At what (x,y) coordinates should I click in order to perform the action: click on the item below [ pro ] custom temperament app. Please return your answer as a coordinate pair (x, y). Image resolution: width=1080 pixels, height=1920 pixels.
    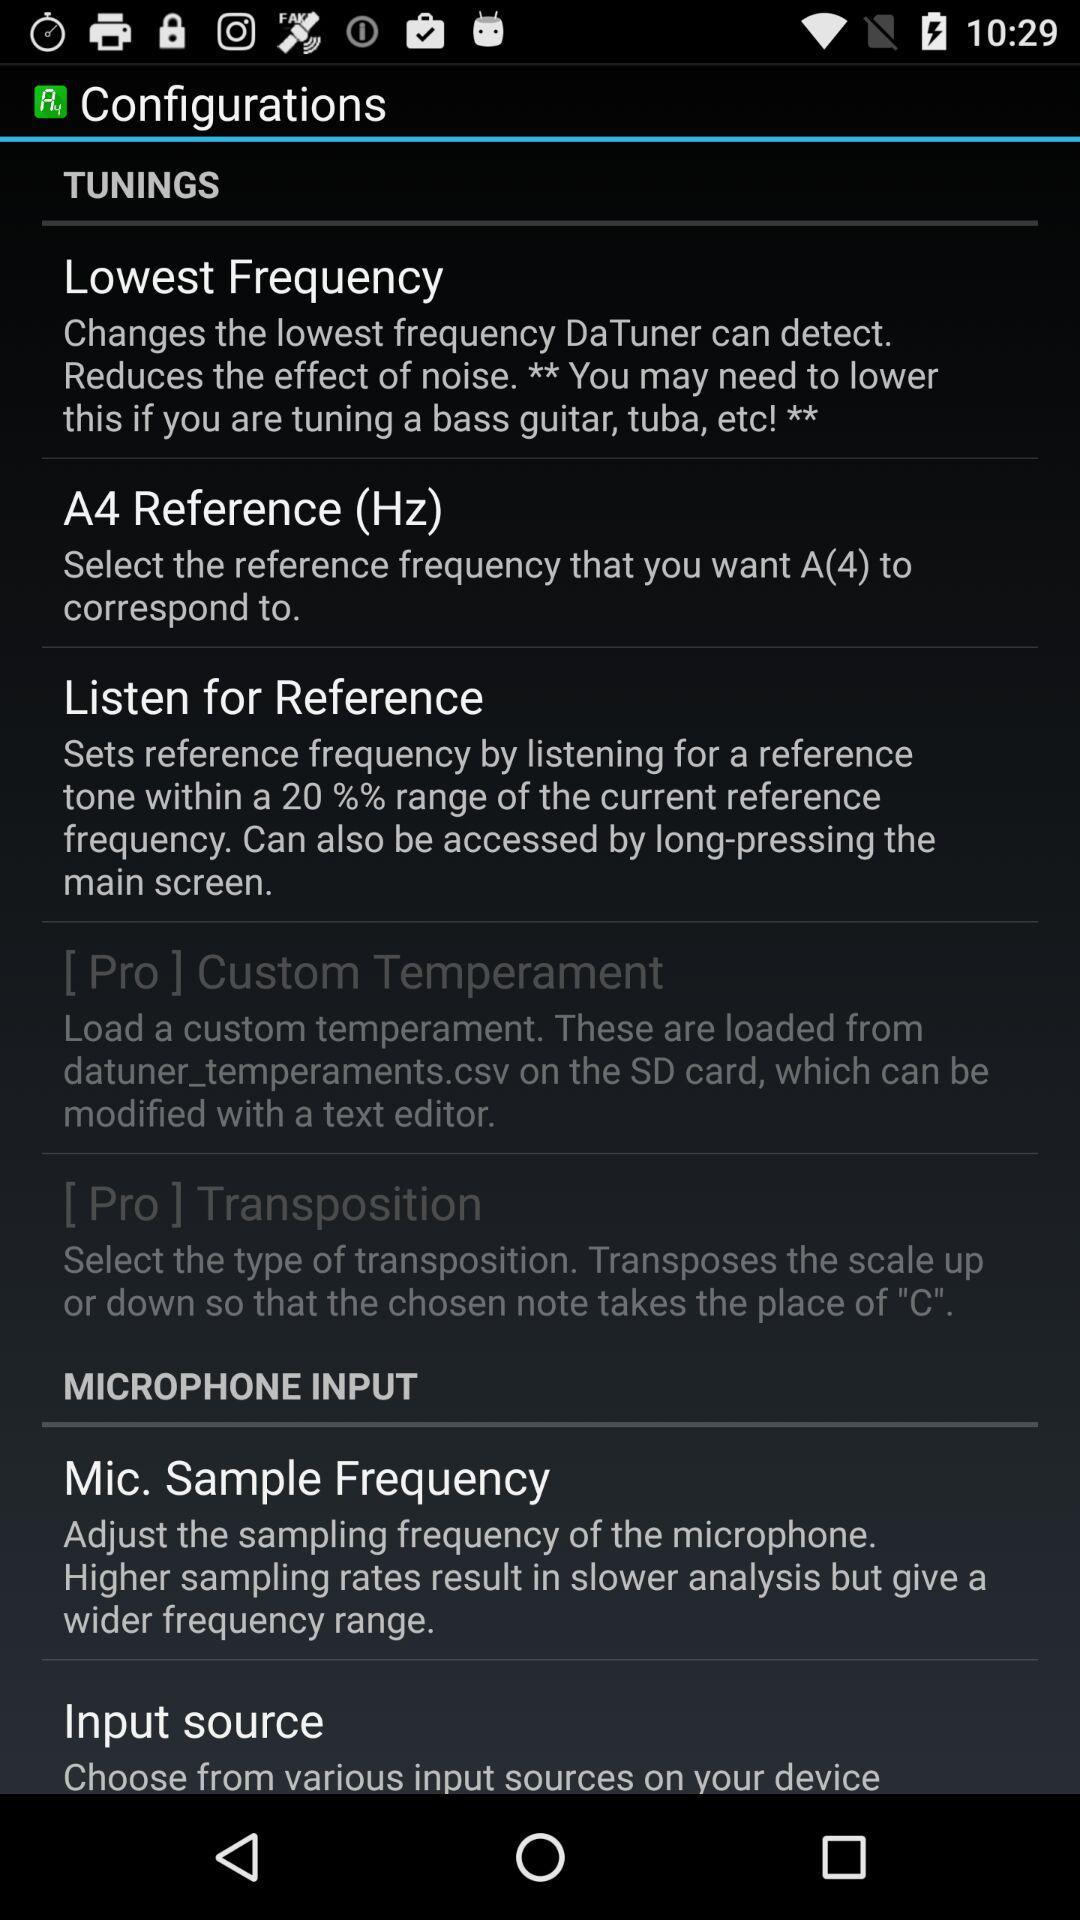
    Looking at the image, I should click on (525, 1068).